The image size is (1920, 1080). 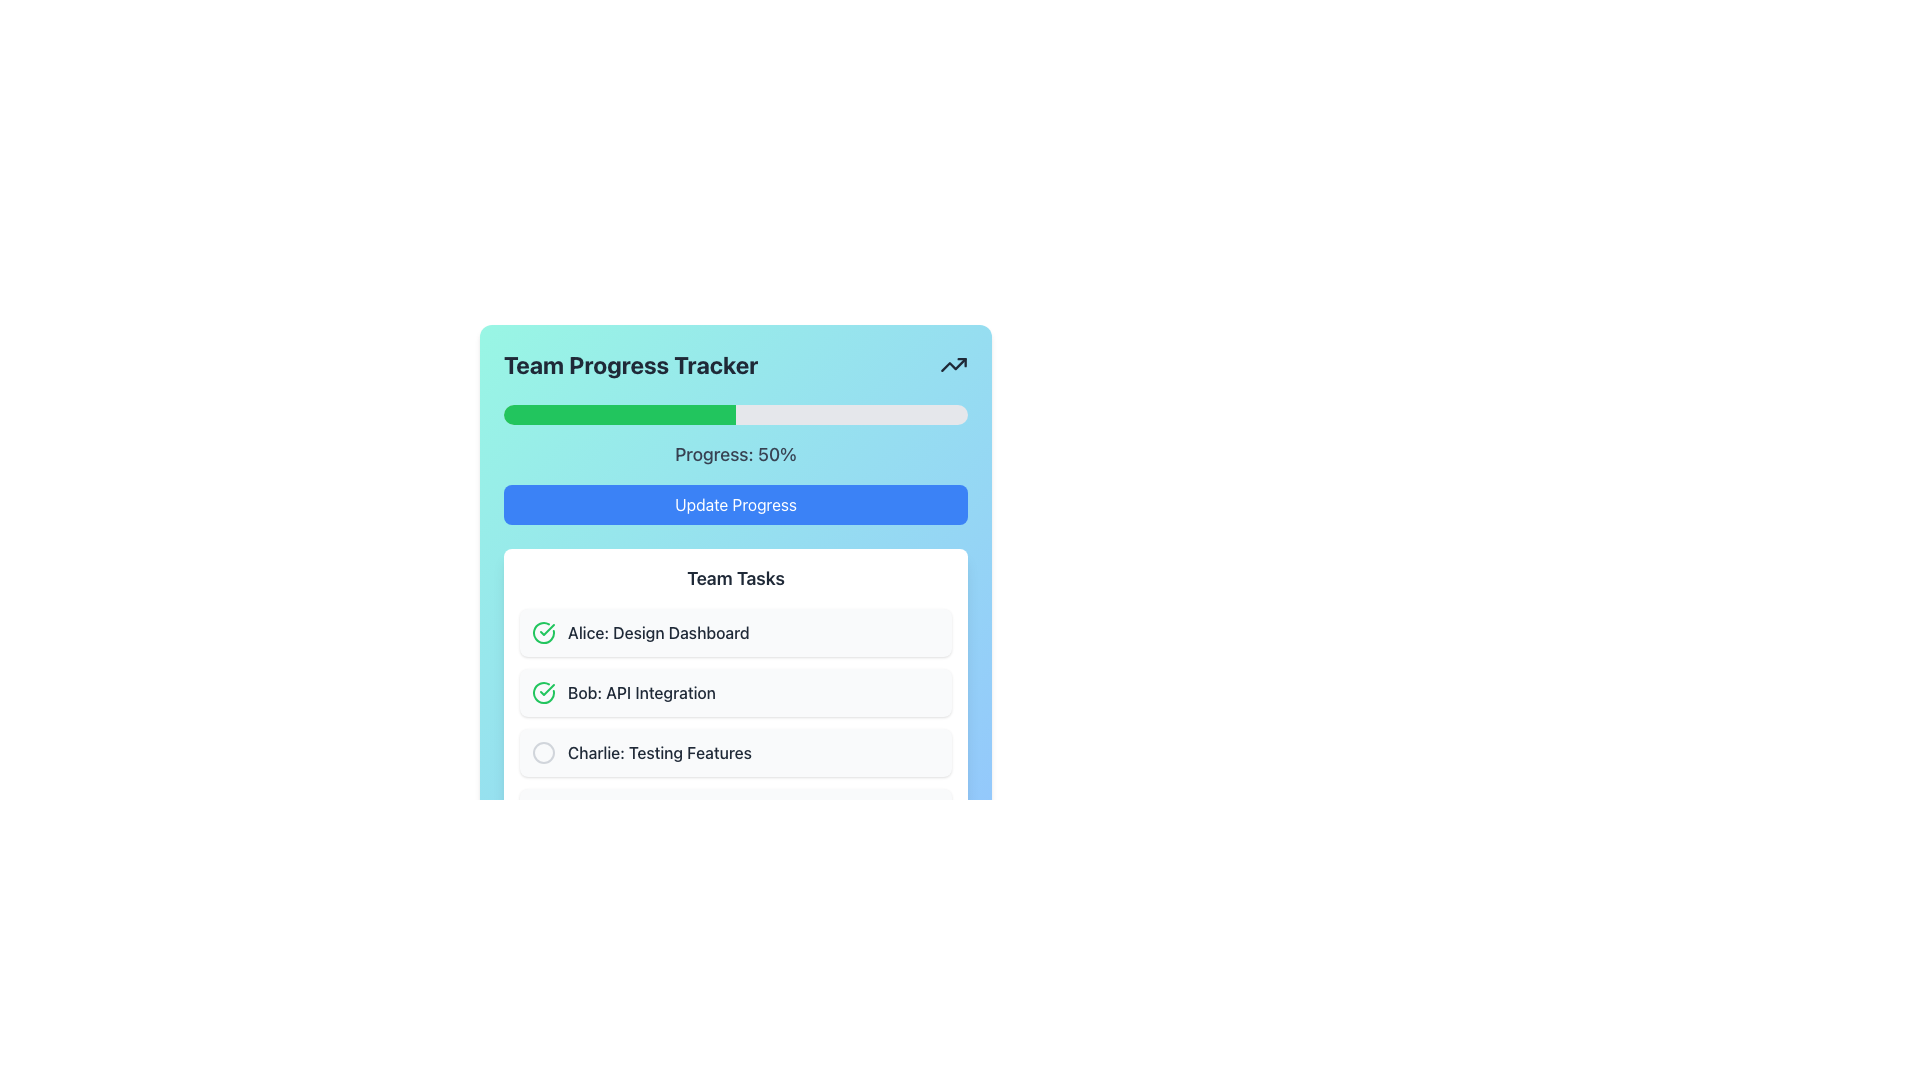 I want to click on the header text label that identifies the purpose of the section or application, indicating a tracker for team progress, so click(x=630, y=365).